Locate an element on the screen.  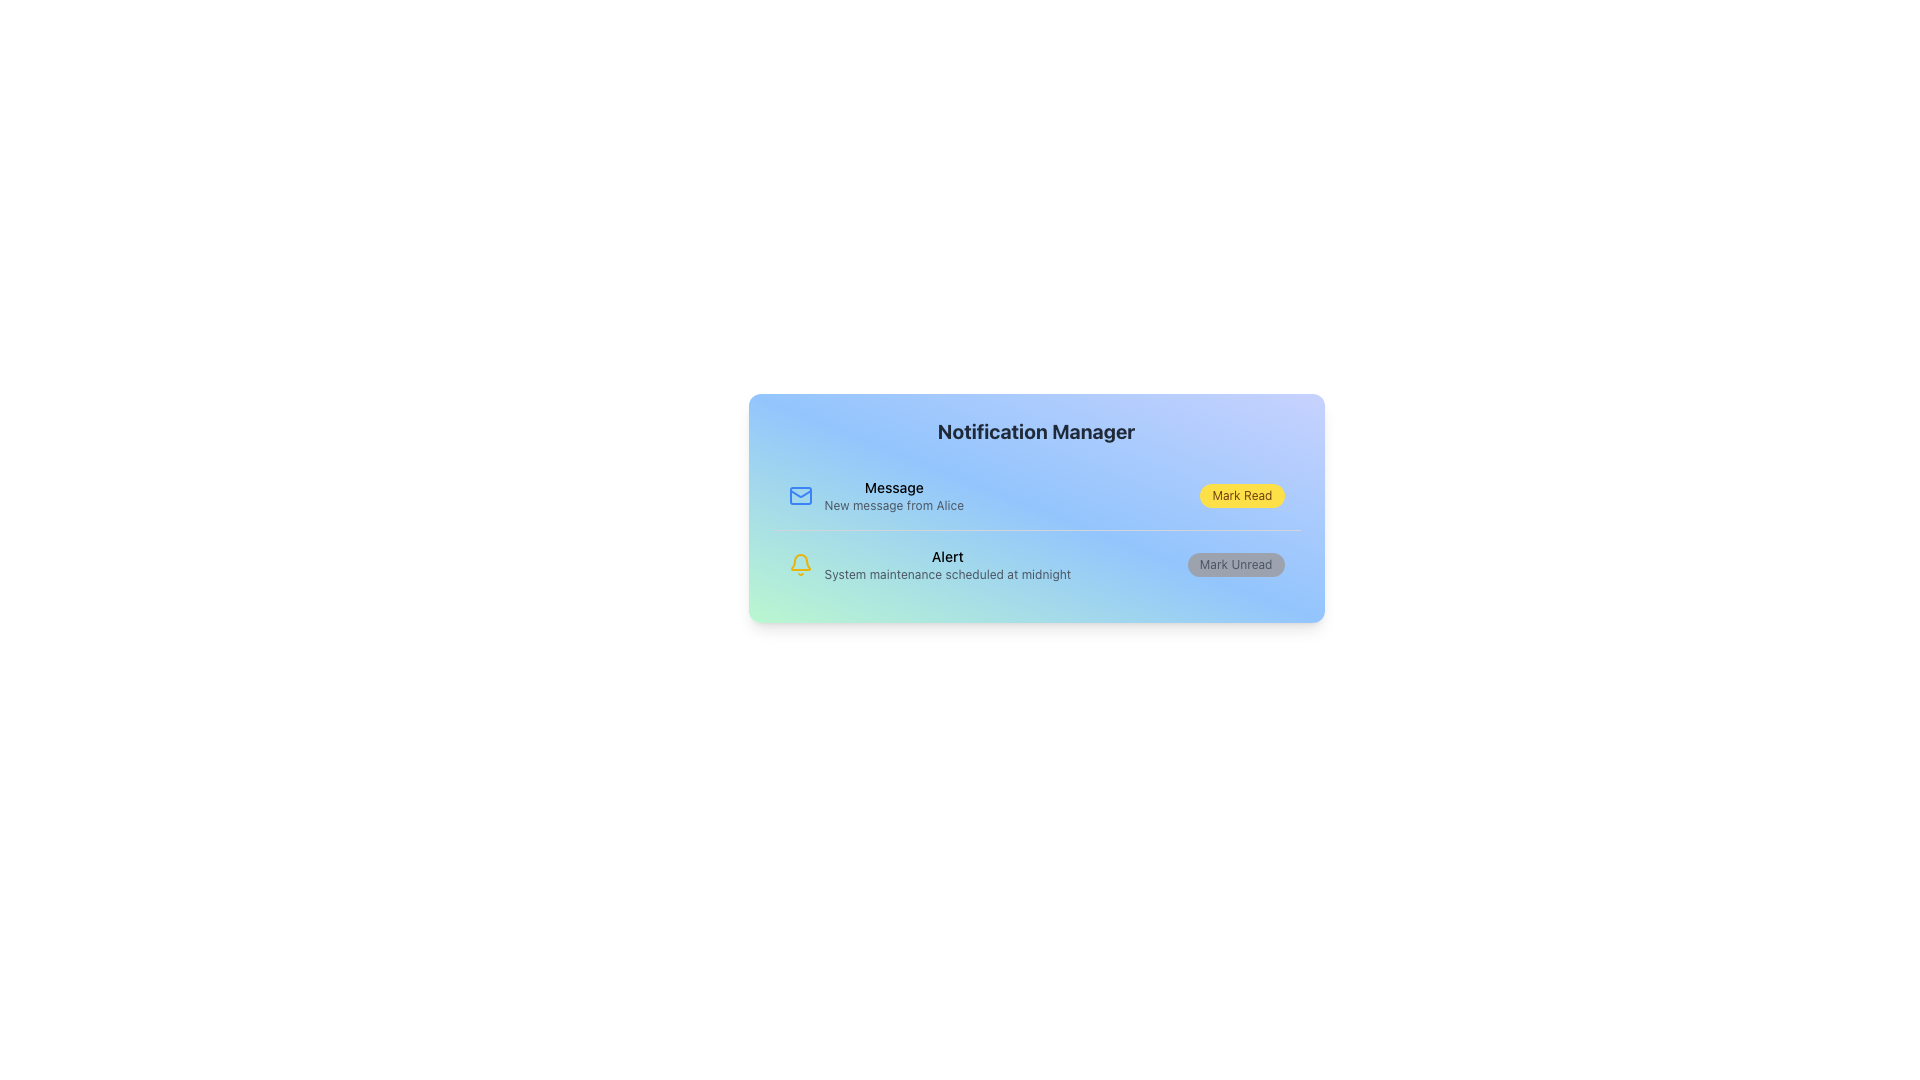
the 'Notification Manager' text label, which serves as the title or header for the section and is positioned at the top of the layout is located at coordinates (1036, 431).